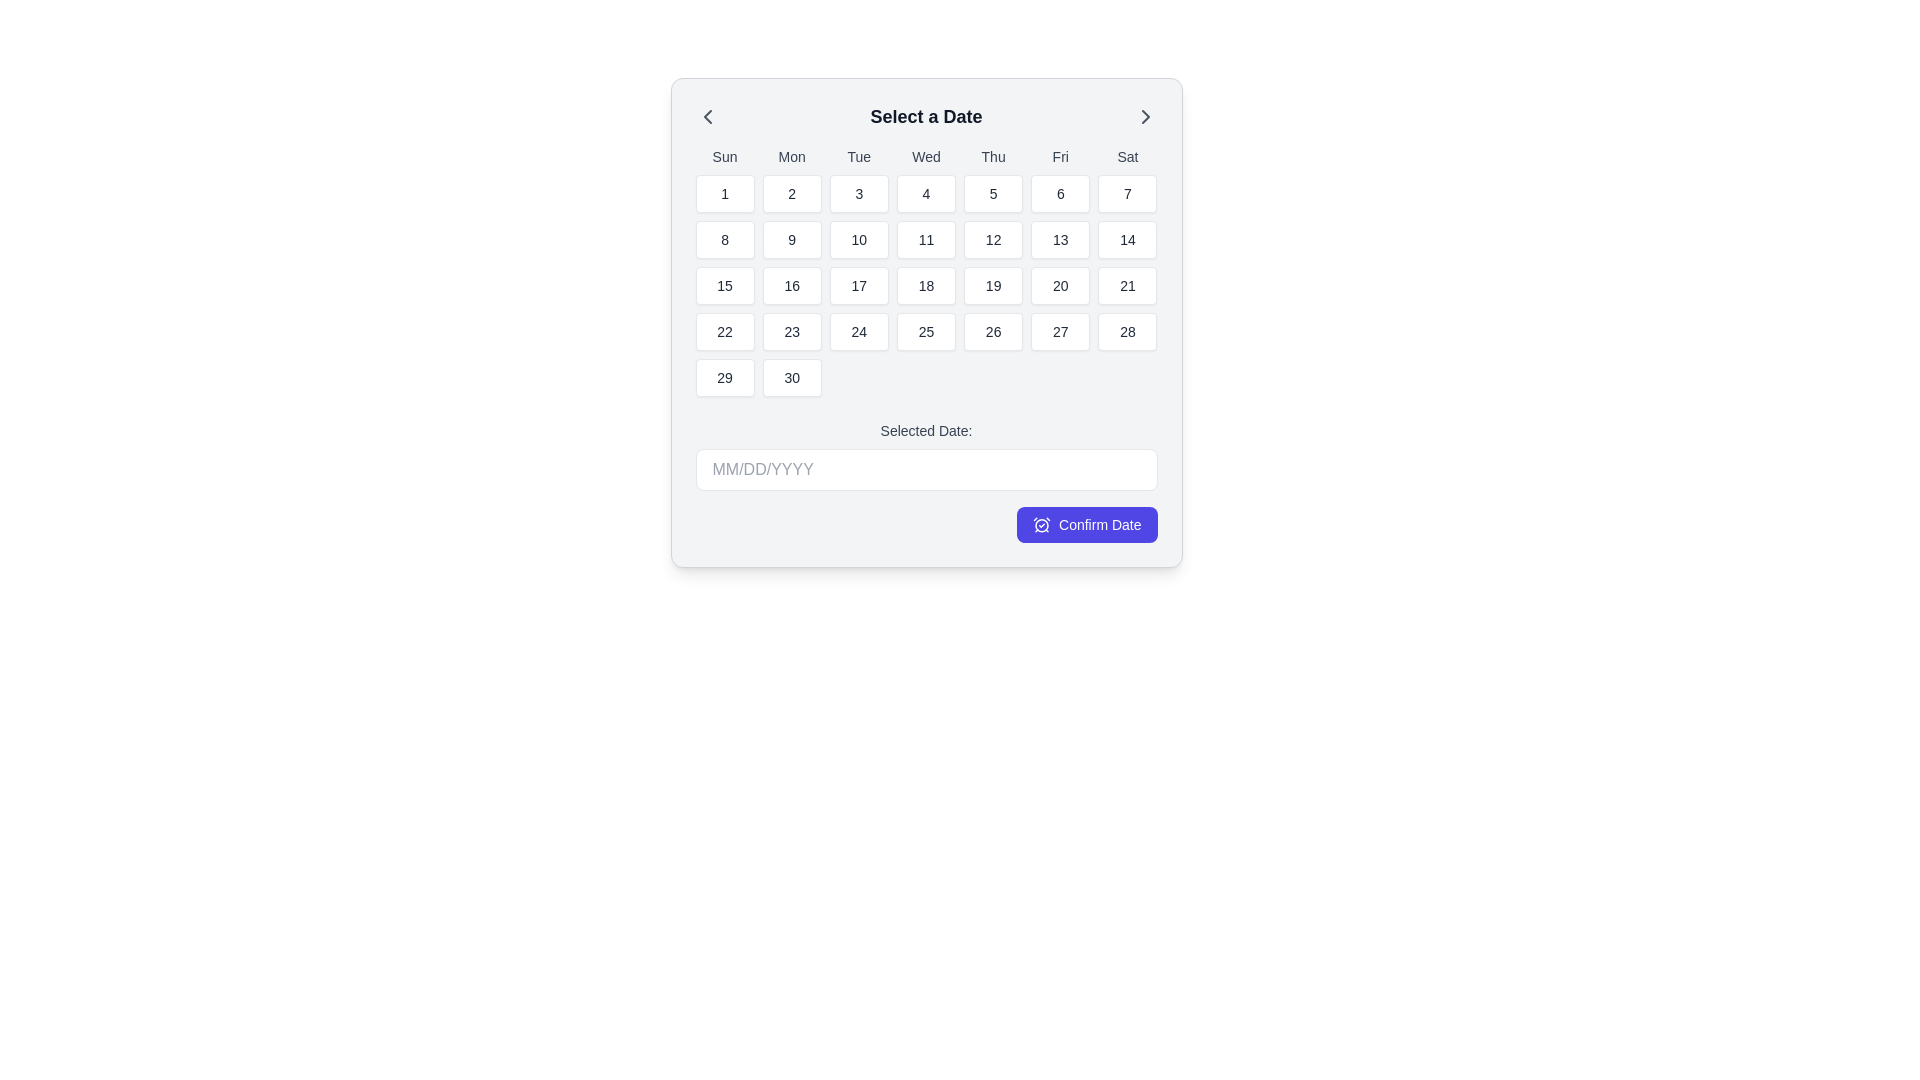 This screenshot has width=1920, height=1080. Describe the element at coordinates (925, 116) in the screenshot. I see `the heading text label that reads 'Select a Date', prominently displayed at the top of the calendar interface` at that location.